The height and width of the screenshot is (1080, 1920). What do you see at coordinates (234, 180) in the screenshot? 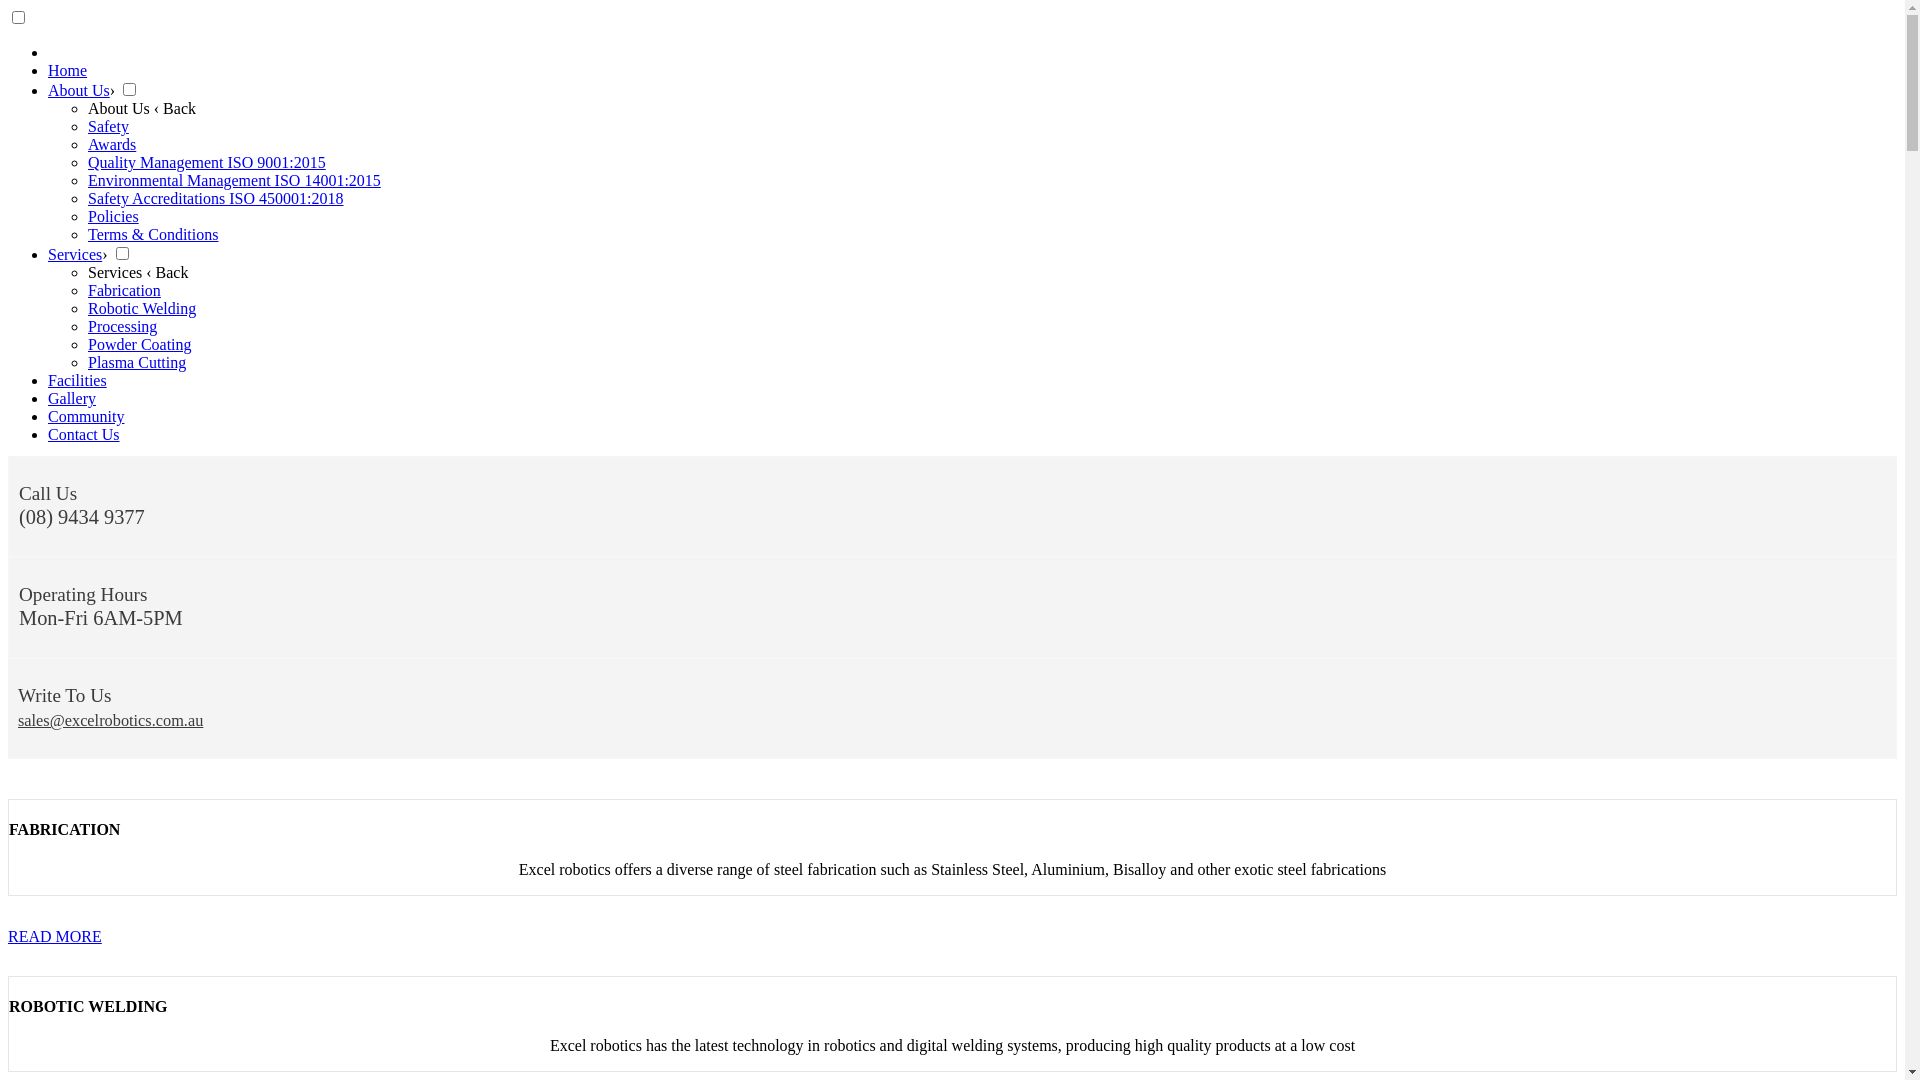
I see `'Environmental Management ISO 14001:2015'` at bounding box center [234, 180].